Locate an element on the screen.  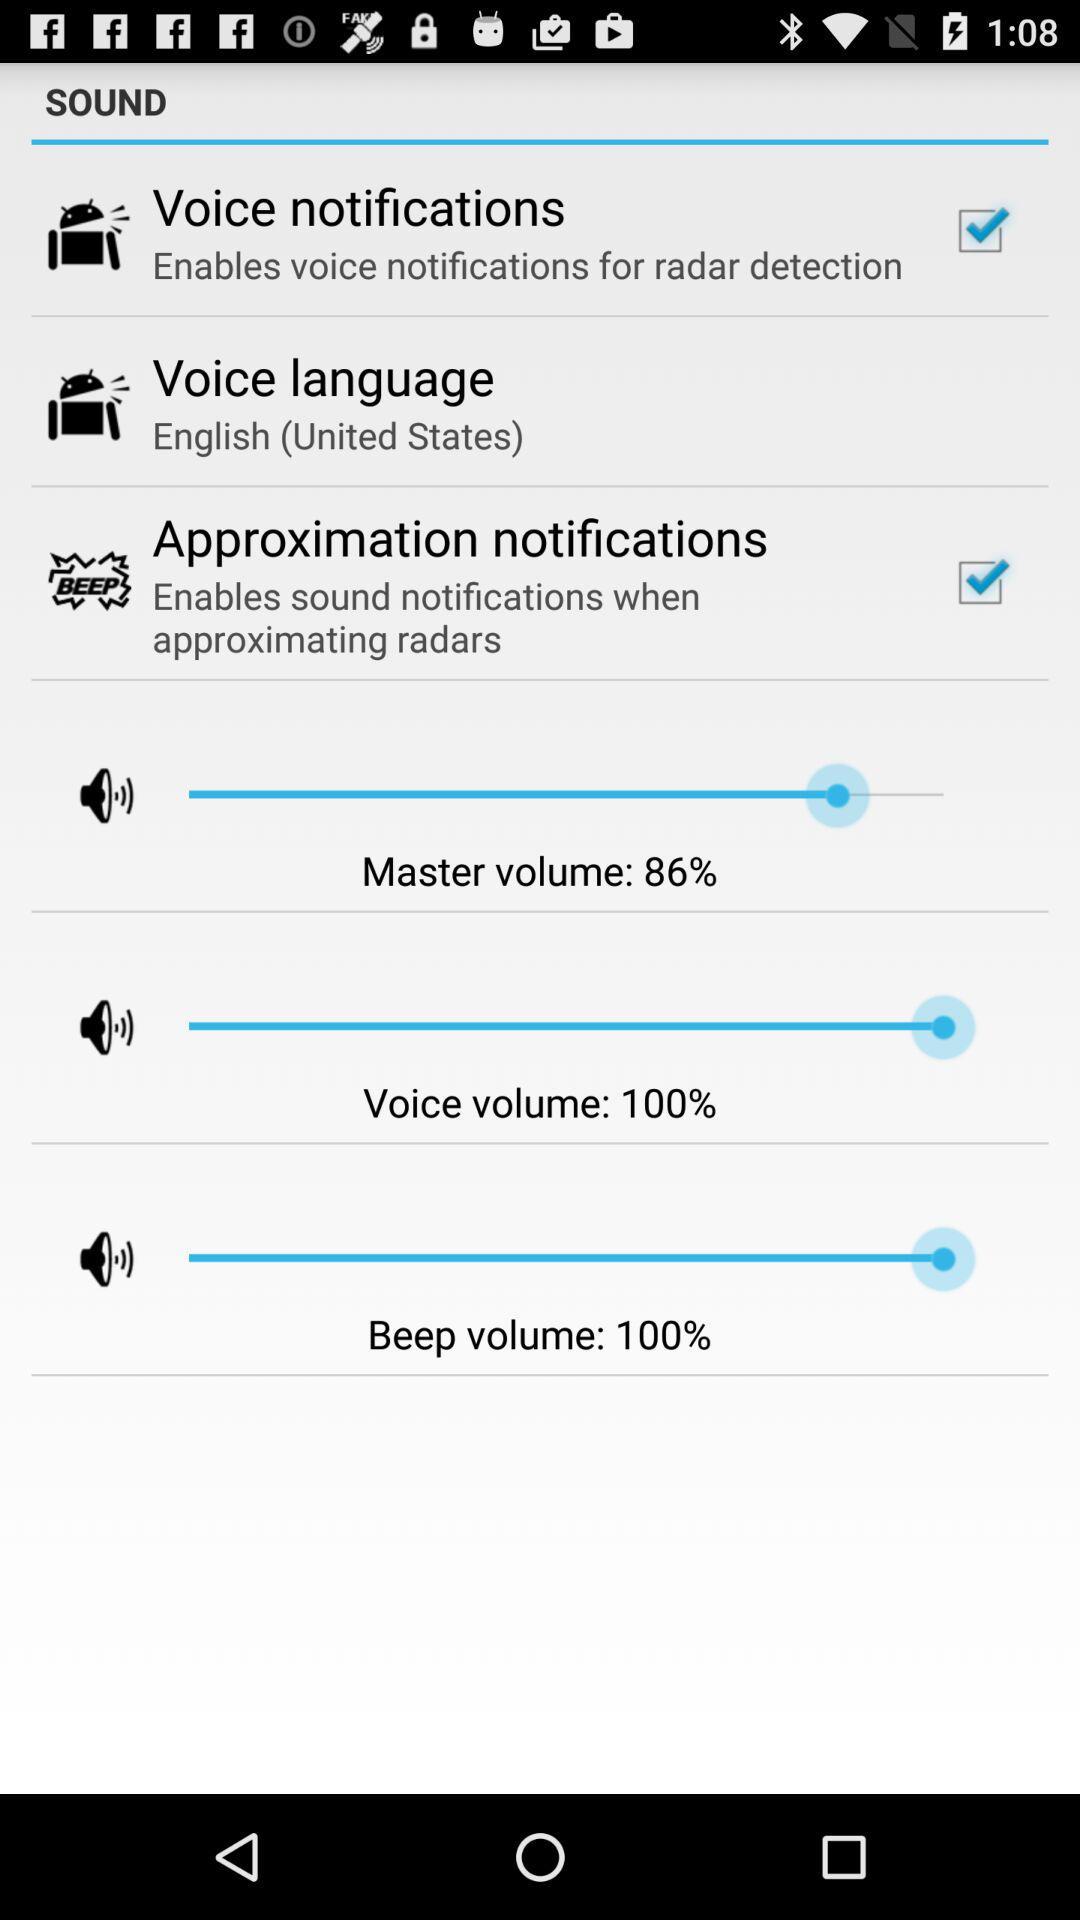
the english (united states) is located at coordinates (337, 434).